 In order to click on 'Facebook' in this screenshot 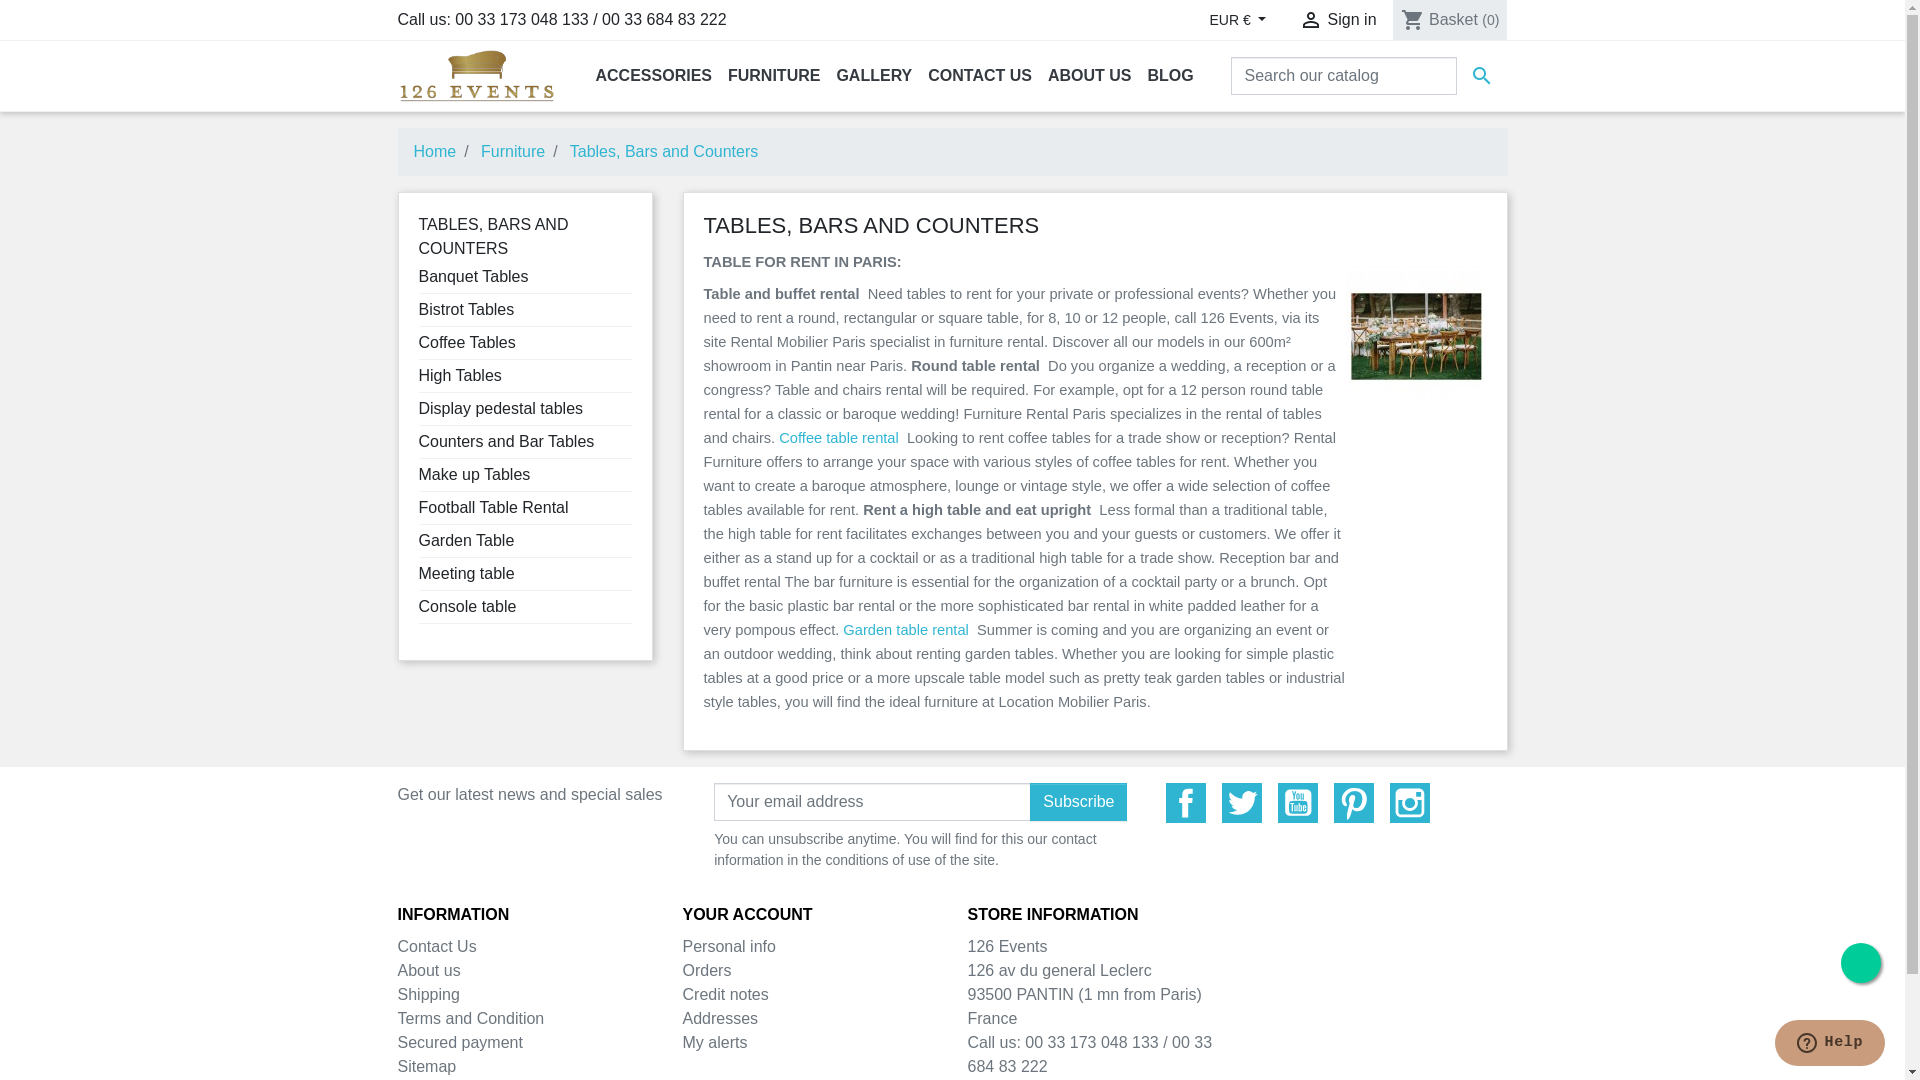, I will do `click(1166, 801)`.